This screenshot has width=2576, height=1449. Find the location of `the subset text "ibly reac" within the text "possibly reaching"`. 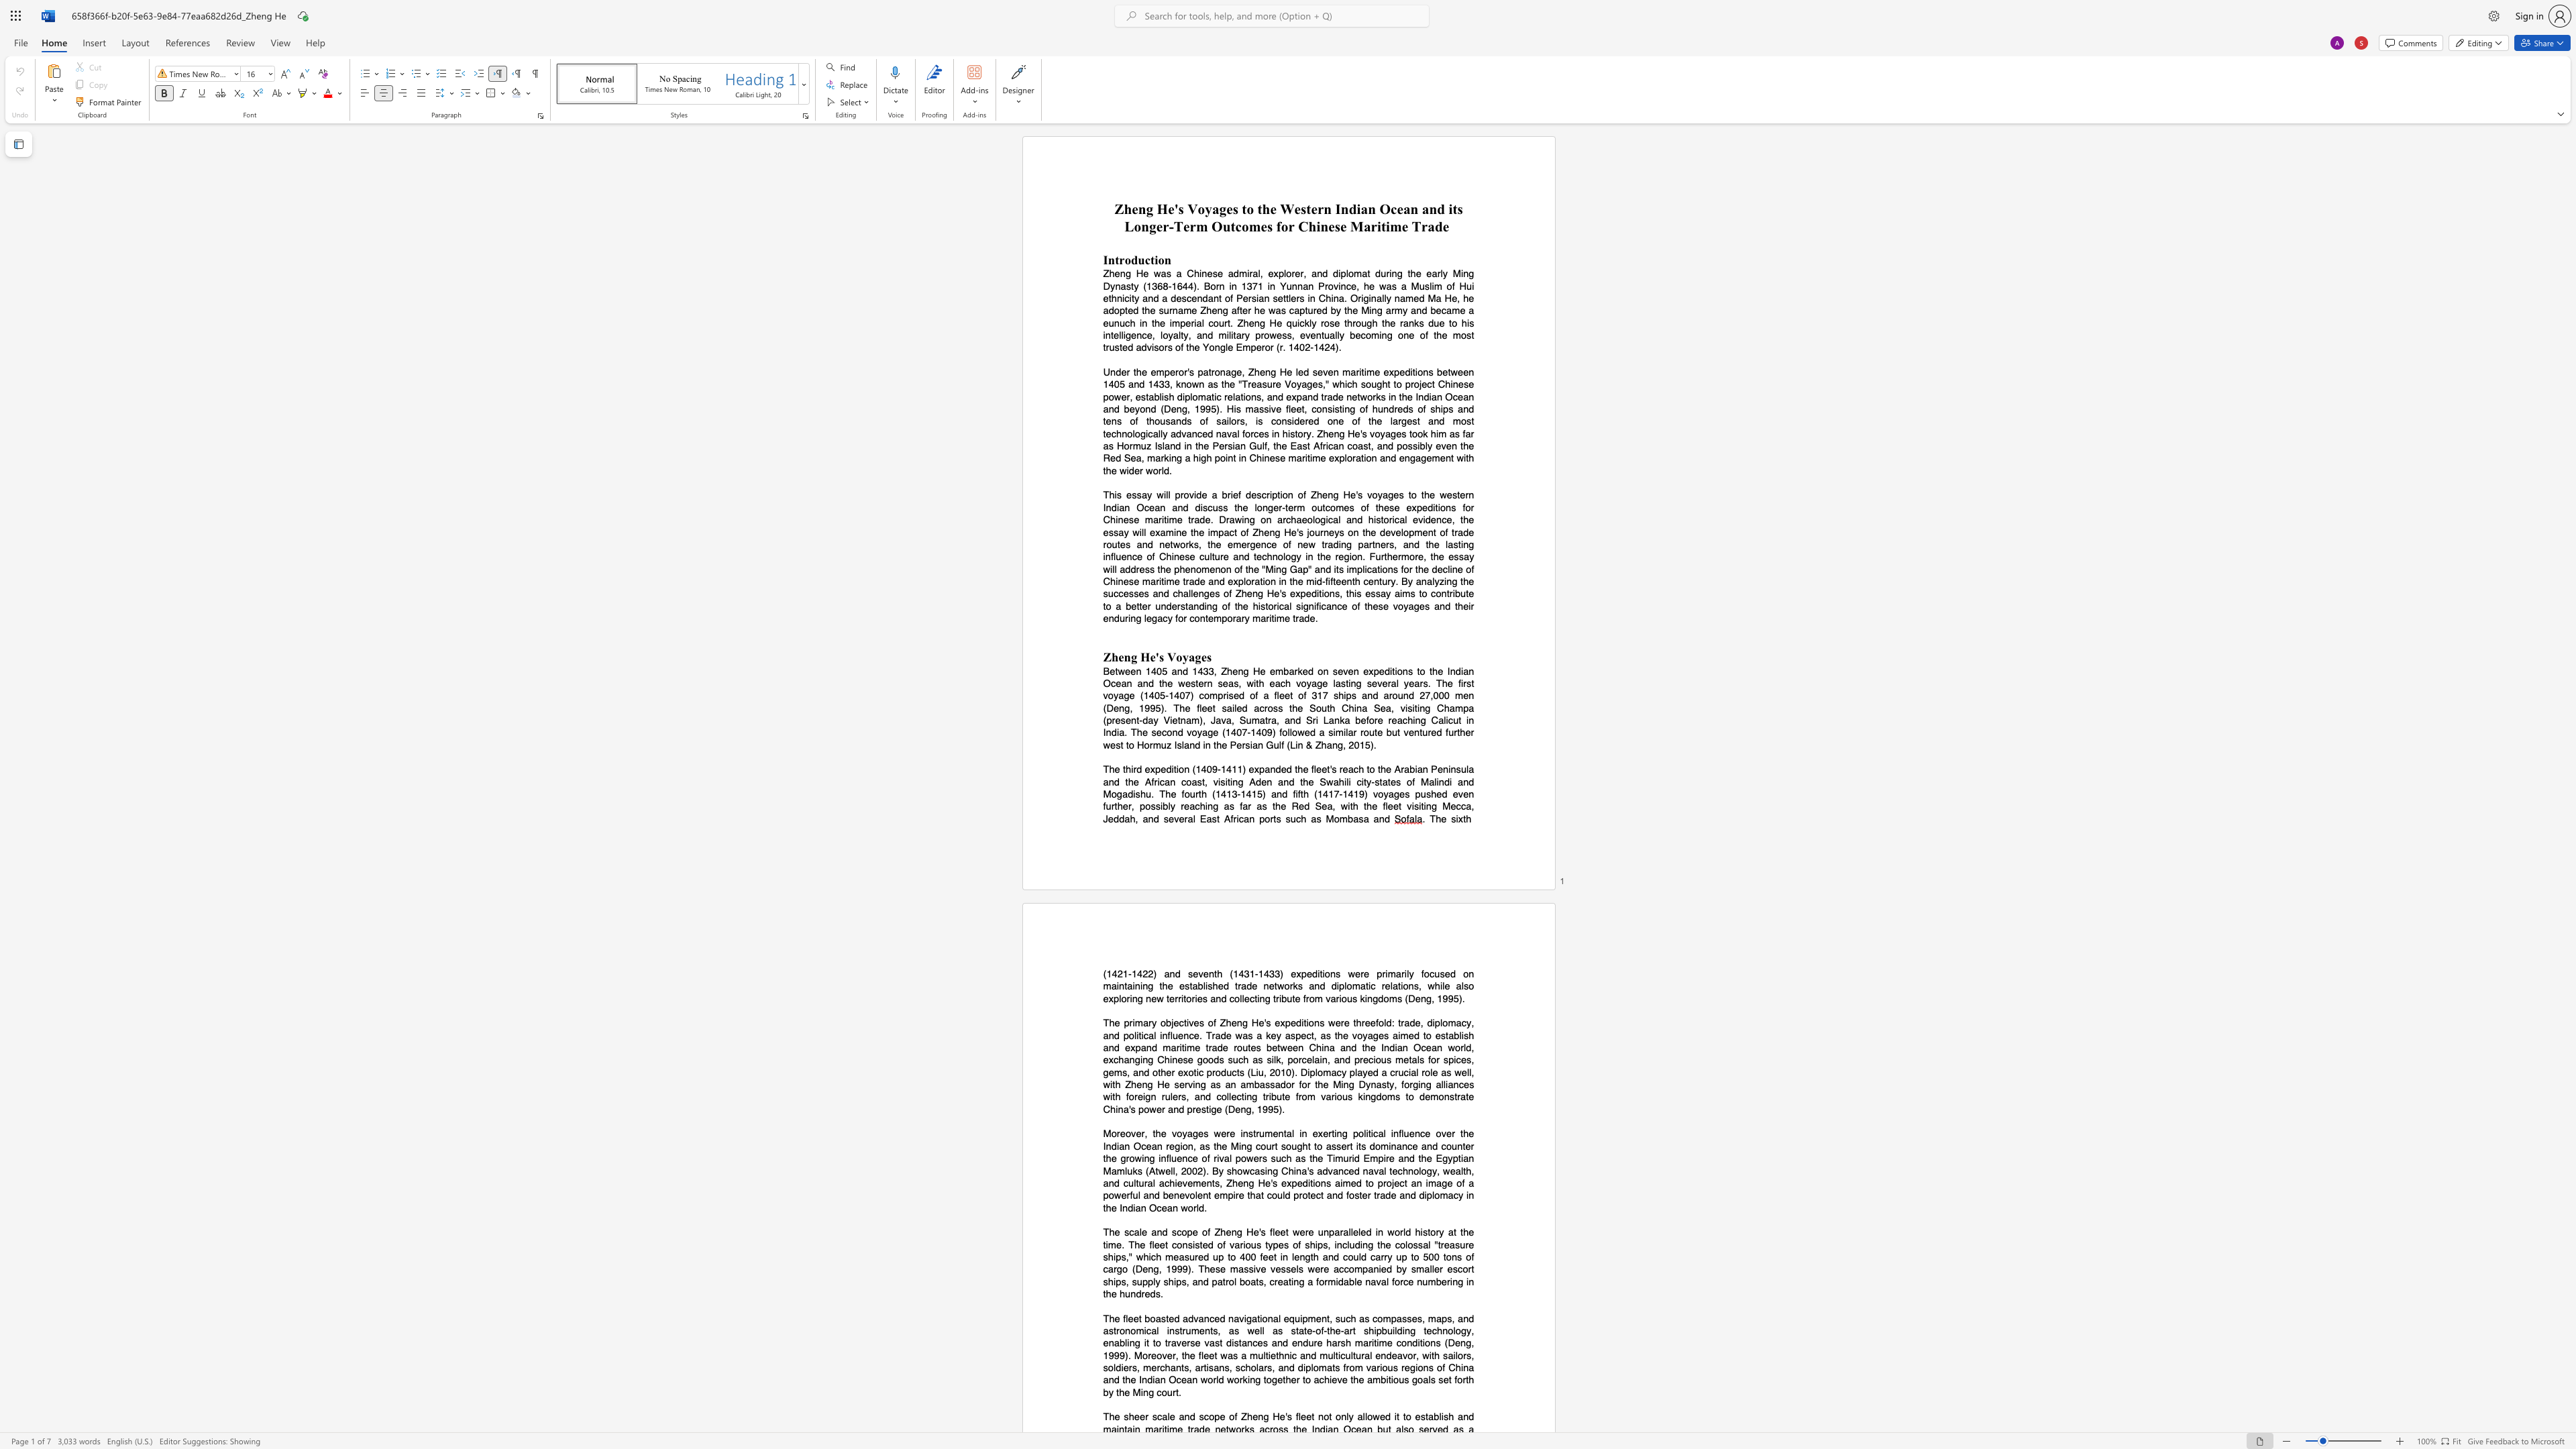

the subset text "ibly reac" within the text "possibly reaching" is located at coordinates (1159, 806).